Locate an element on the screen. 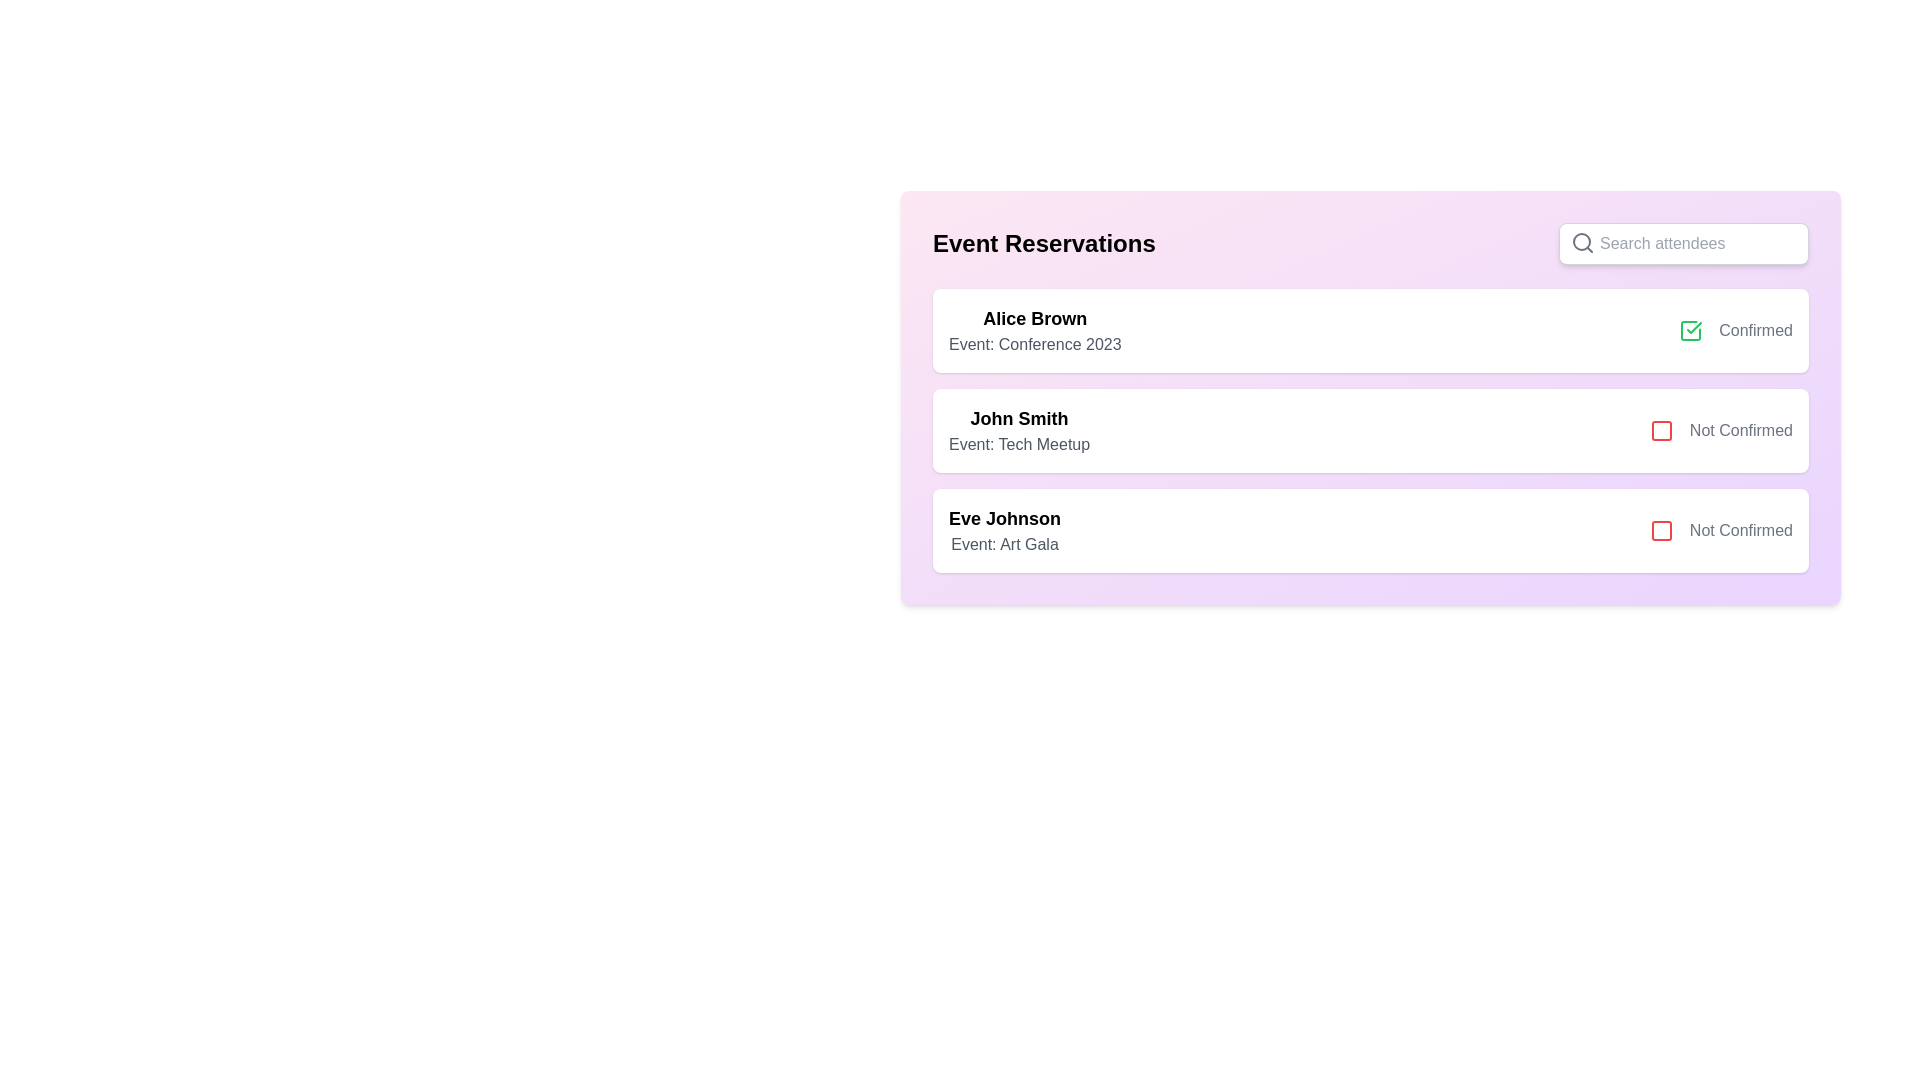 Image resolution: width=1920 pixels, height=1080 pixels. the Text Display element that labels the attendee name and event details for the third reservation entry in a vertical list is located at coordinates (1004, 530).